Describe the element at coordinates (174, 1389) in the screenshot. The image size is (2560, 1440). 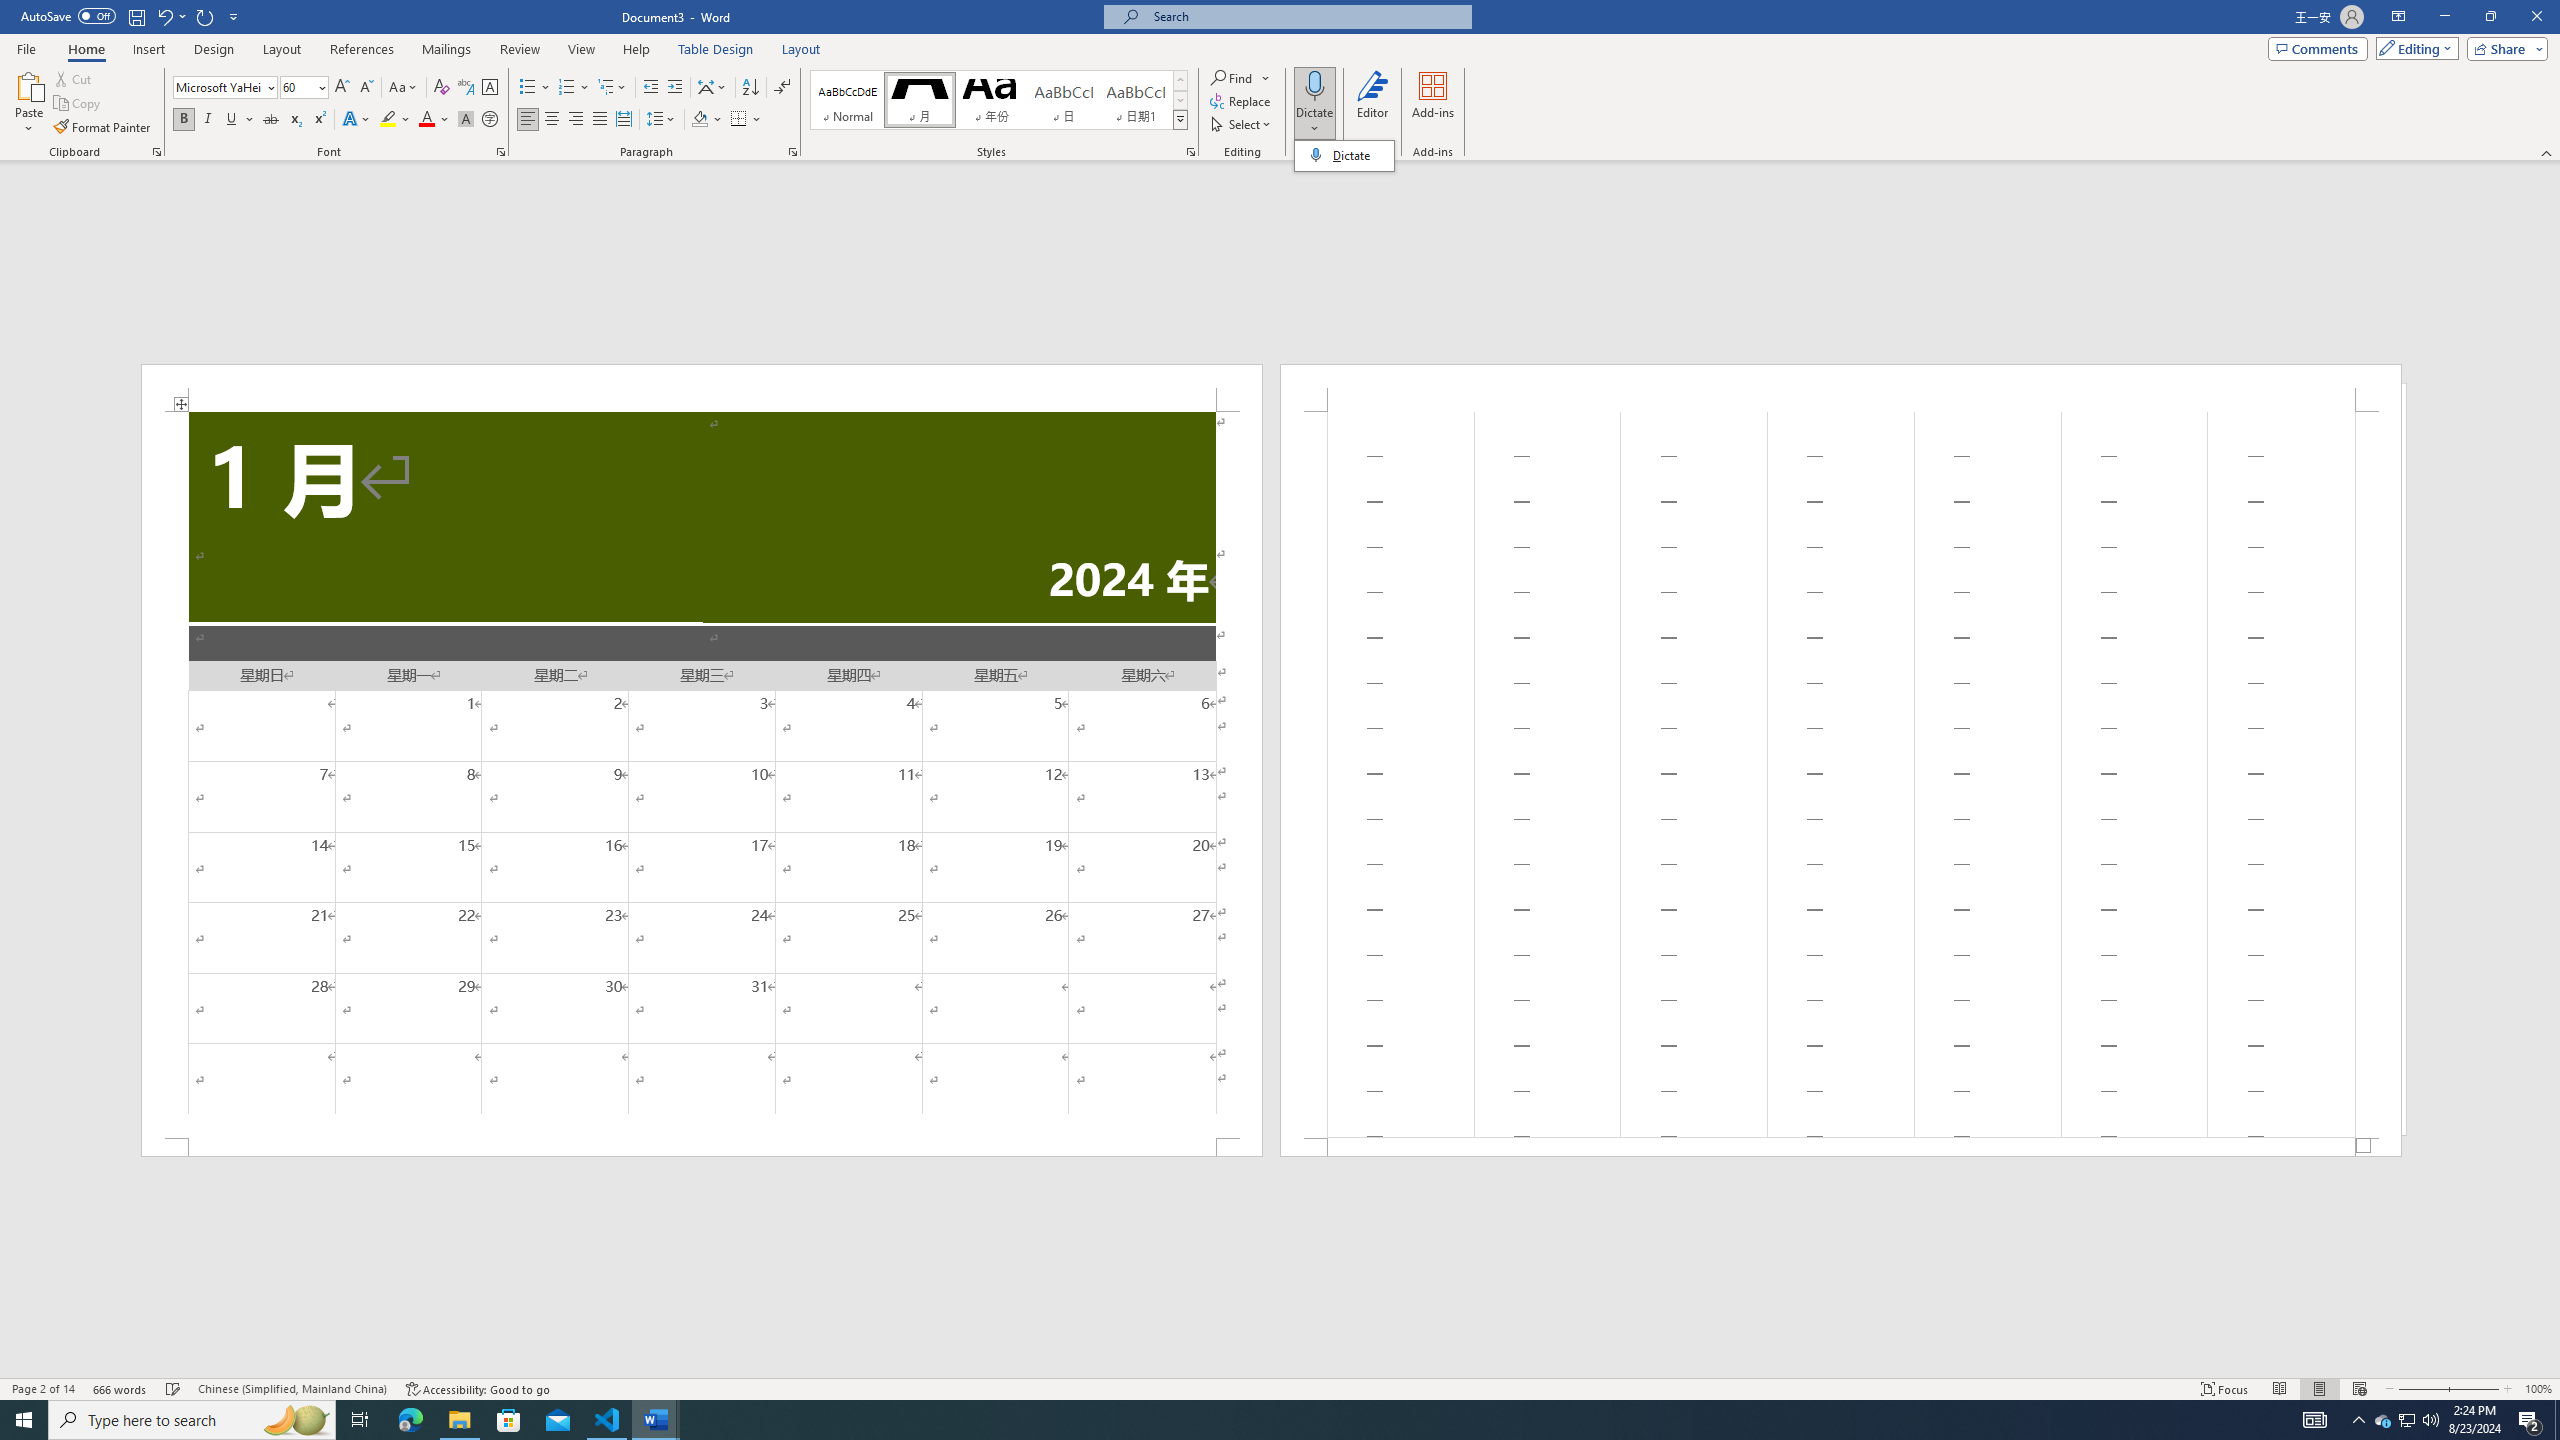
I see `'Spelling and Grammar Check Checking'` at that location.